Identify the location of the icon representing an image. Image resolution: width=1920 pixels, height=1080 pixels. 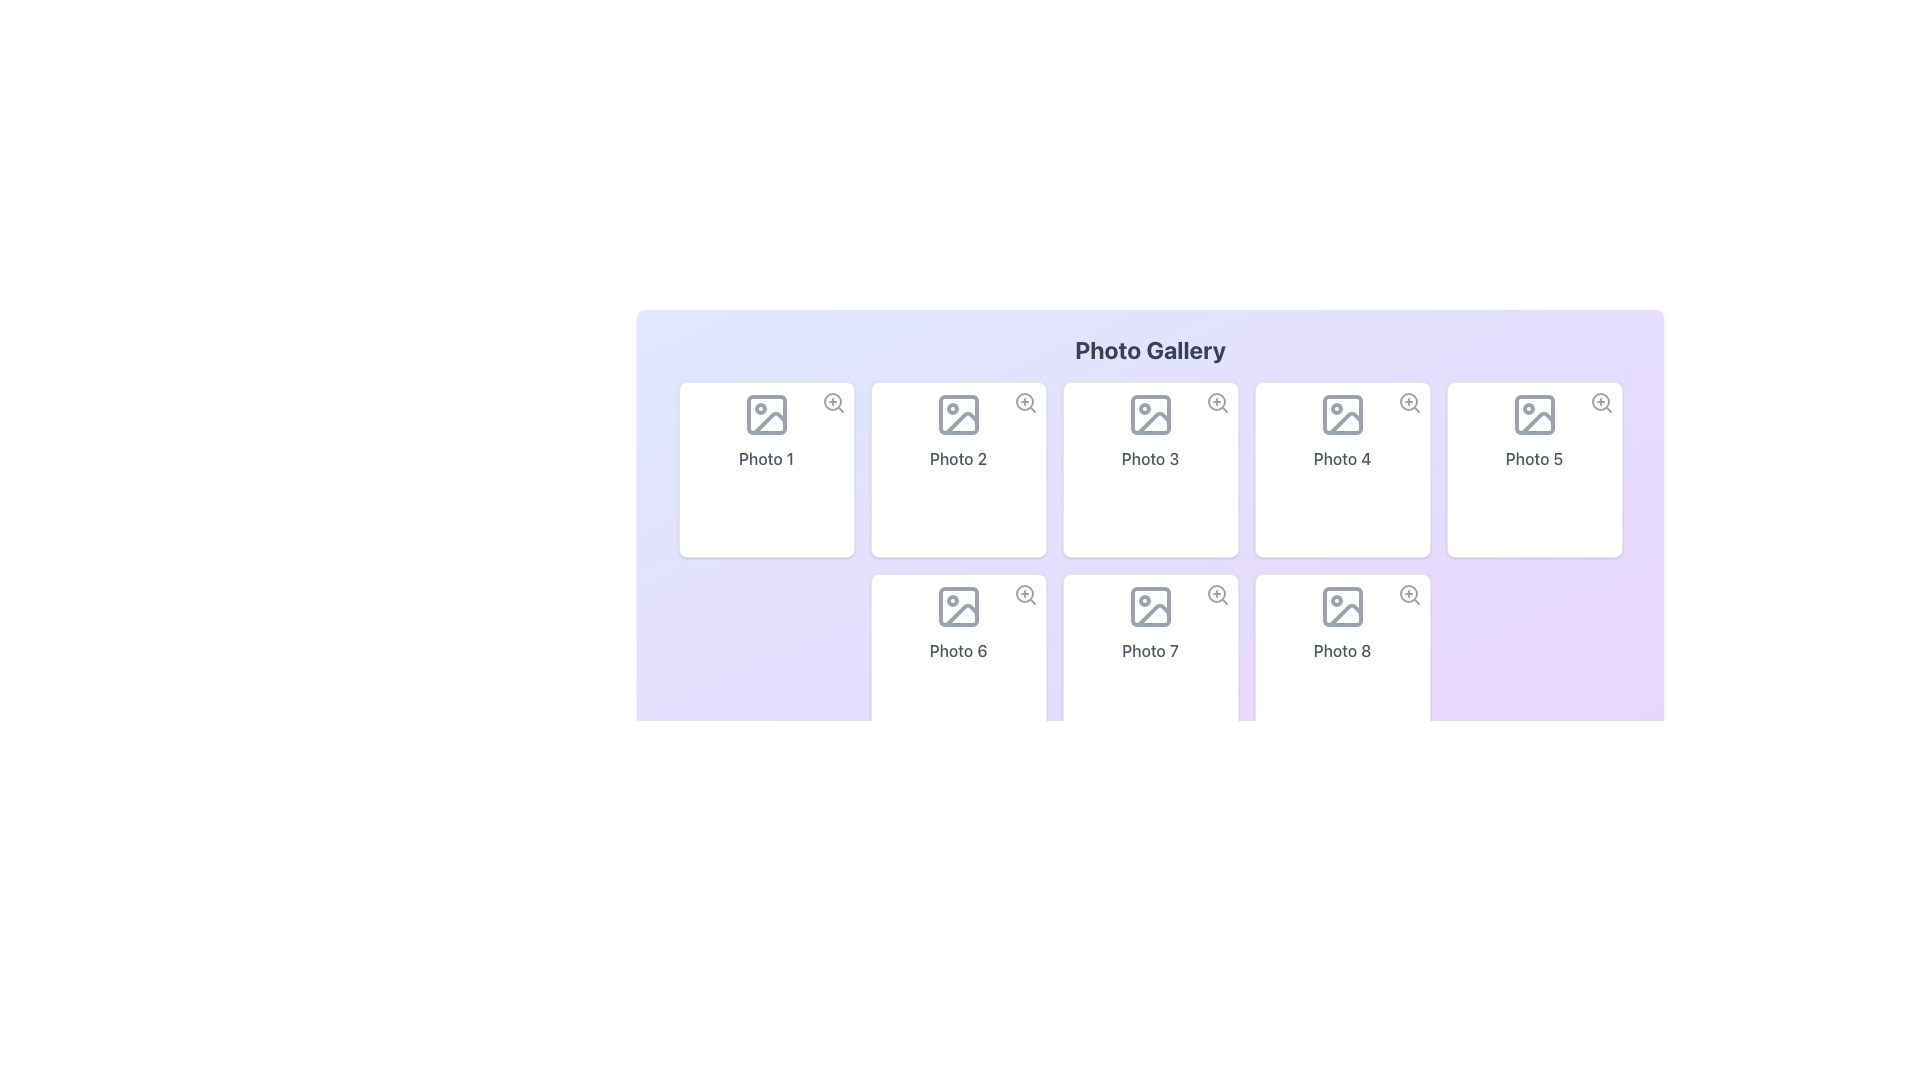
(1150, 605).